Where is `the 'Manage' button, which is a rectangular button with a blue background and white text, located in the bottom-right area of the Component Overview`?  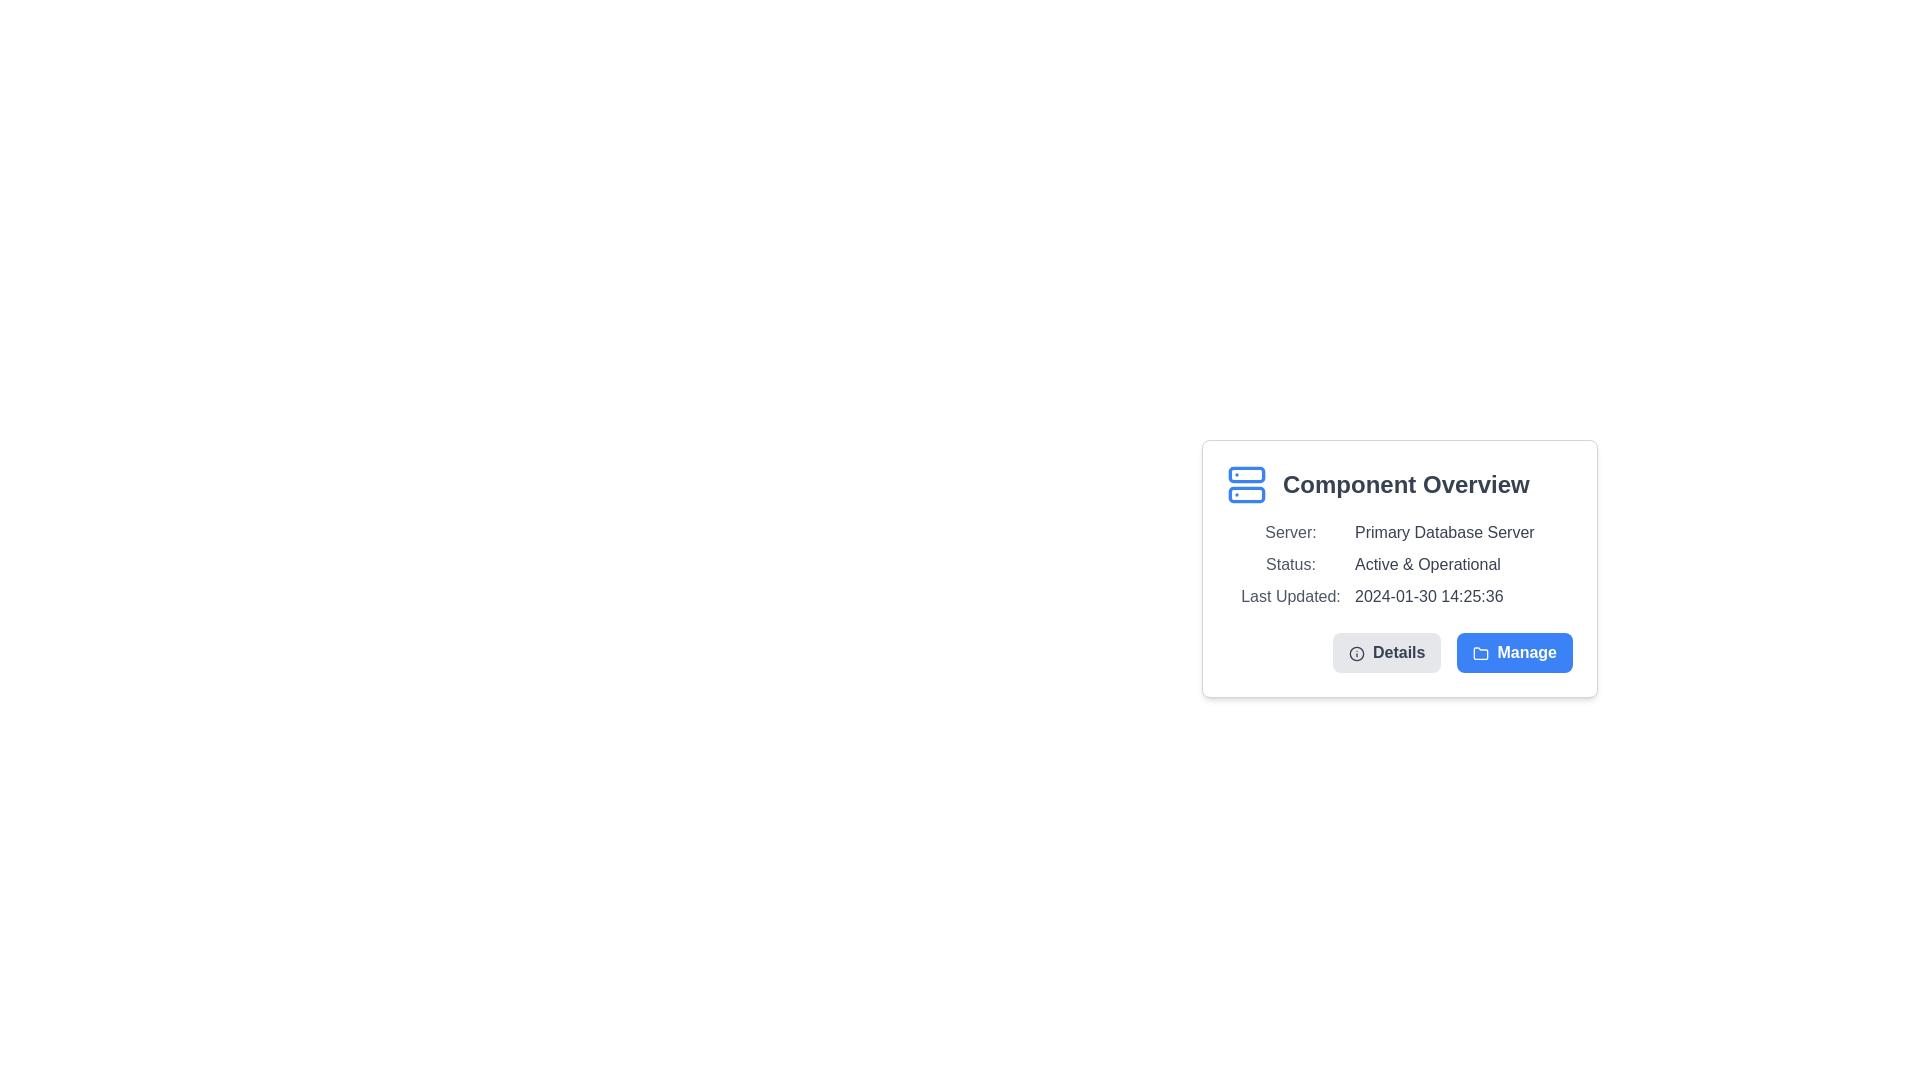 the 'Manage' button, which is a rectangular button with a blue background and white text, located in the bottom-right area of the Component Overview is located at coordinates (1515, 652).